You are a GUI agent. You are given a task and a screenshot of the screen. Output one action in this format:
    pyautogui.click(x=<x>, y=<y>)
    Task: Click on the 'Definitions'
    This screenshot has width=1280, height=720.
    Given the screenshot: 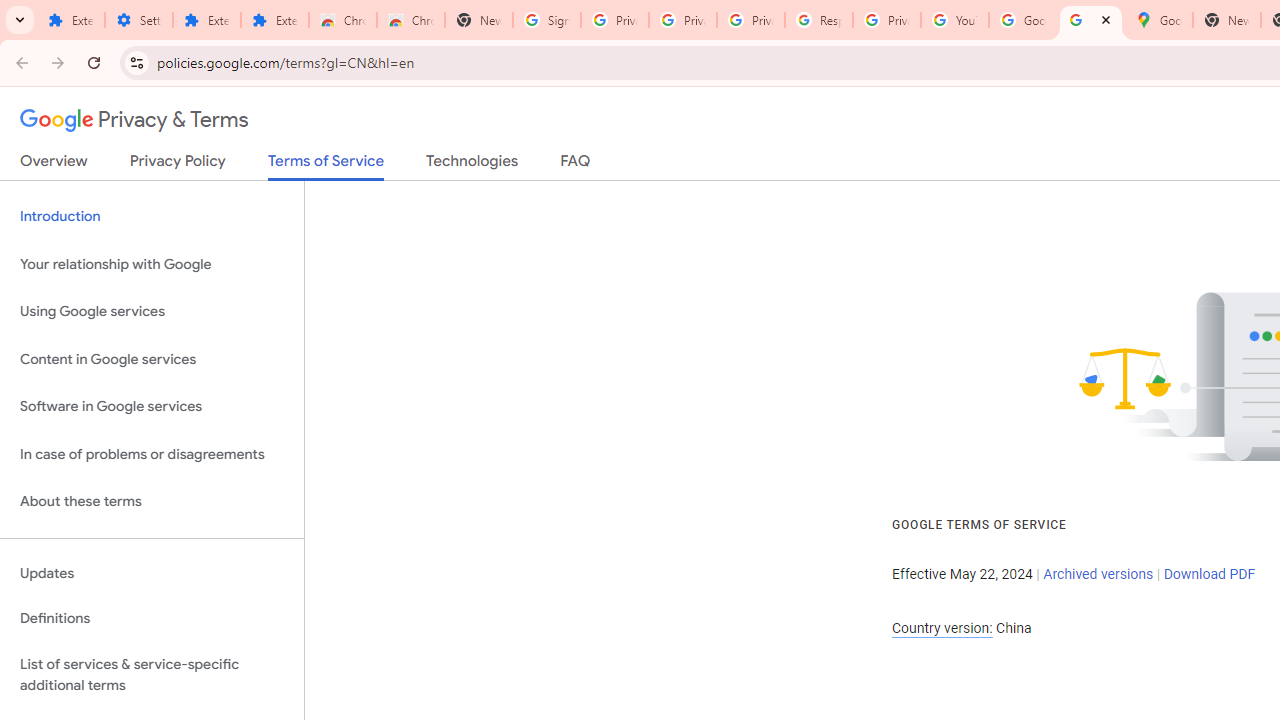 What is the action you would take?
    pyautogui.click(x=151, y=618)
    